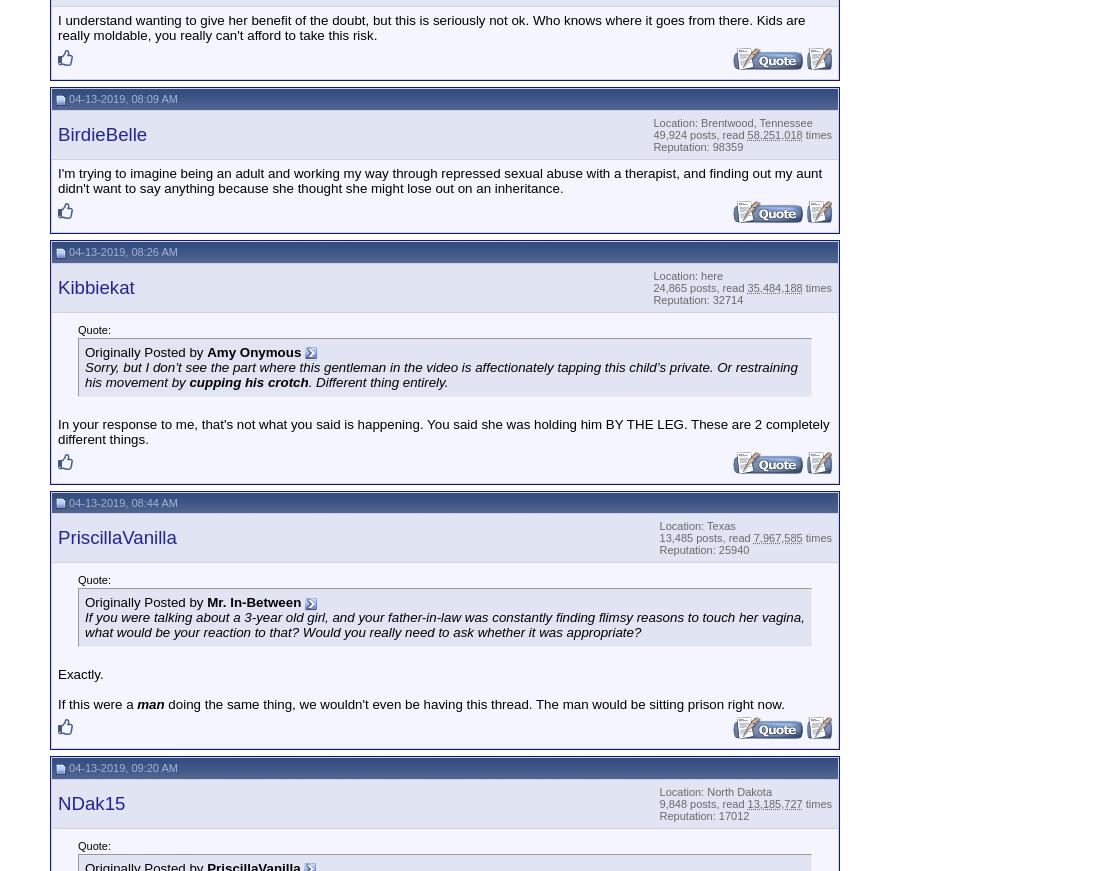  I want to click on 'Mr. In-Between', so click(207, 601).